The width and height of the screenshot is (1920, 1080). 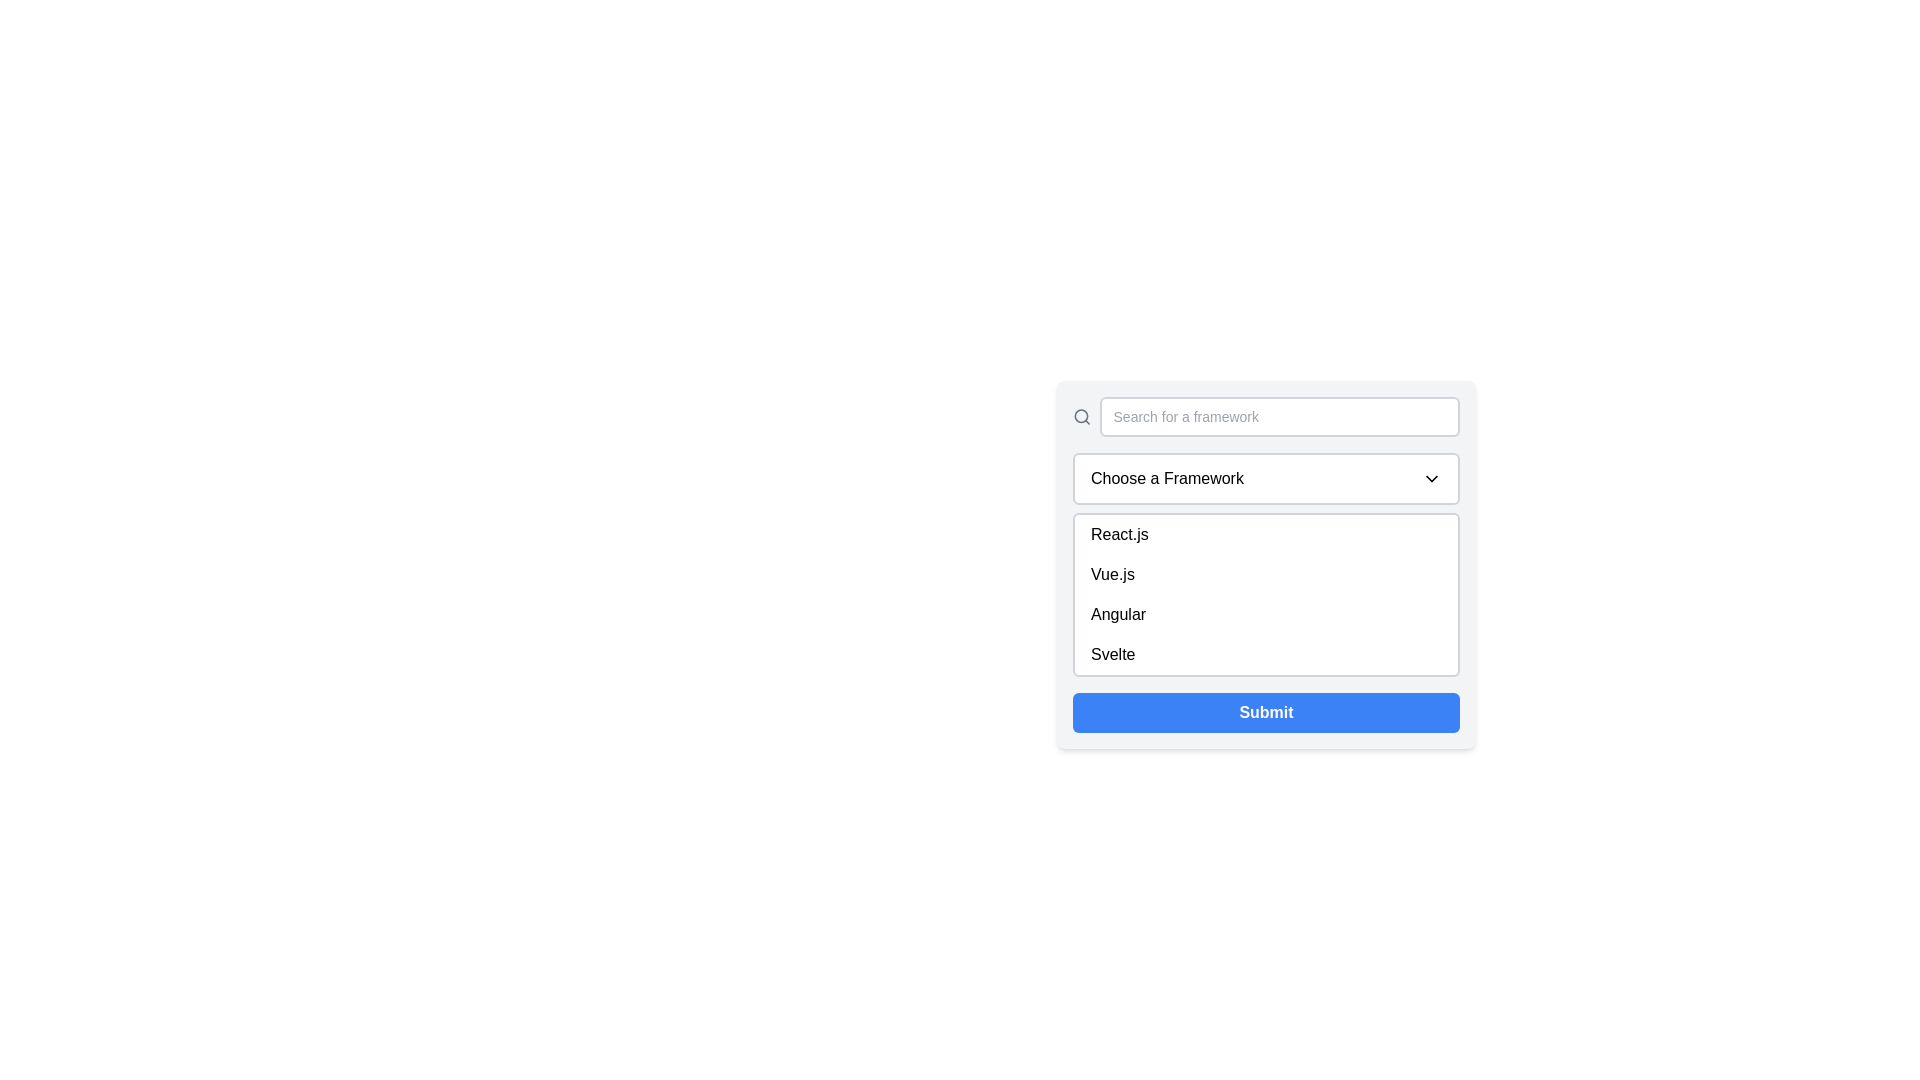 What do you see at coordinates (1265, 712) in the screenshot?
I see `the submission button located at the bottom of the card layout` at bounding box center [1265, 712].